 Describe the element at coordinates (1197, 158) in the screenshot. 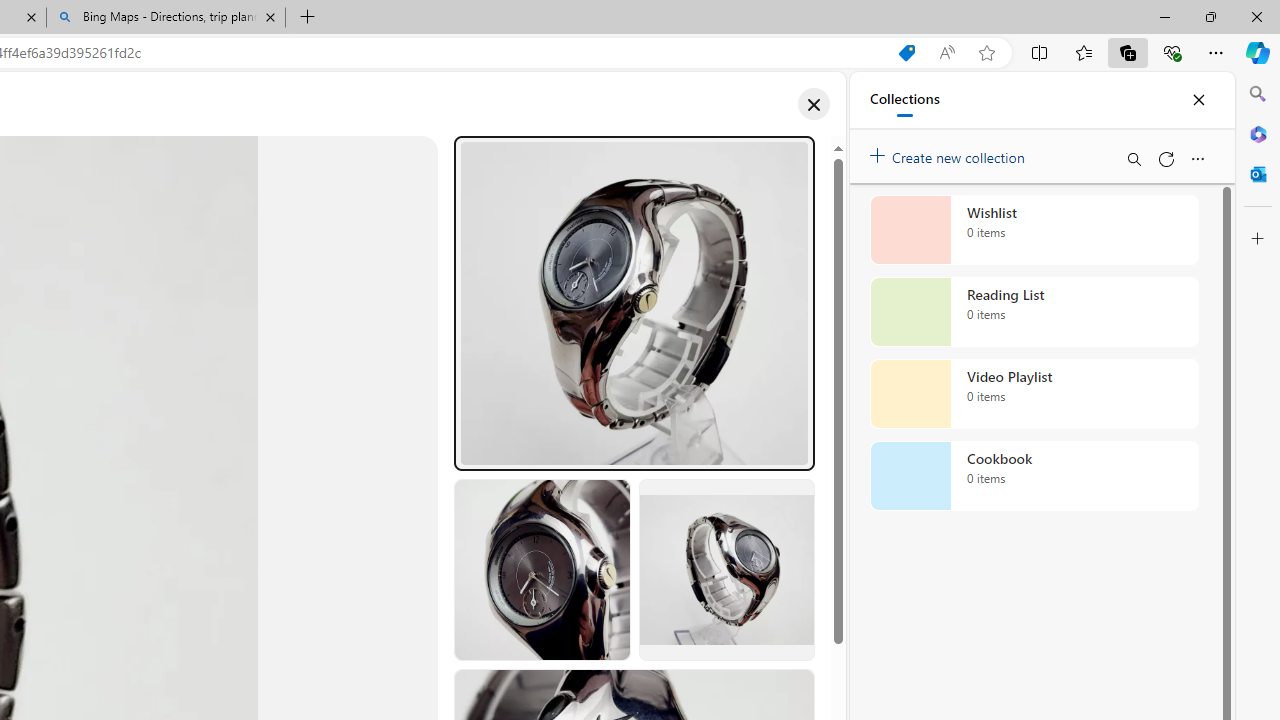

I see `'More options menu'` at that location.